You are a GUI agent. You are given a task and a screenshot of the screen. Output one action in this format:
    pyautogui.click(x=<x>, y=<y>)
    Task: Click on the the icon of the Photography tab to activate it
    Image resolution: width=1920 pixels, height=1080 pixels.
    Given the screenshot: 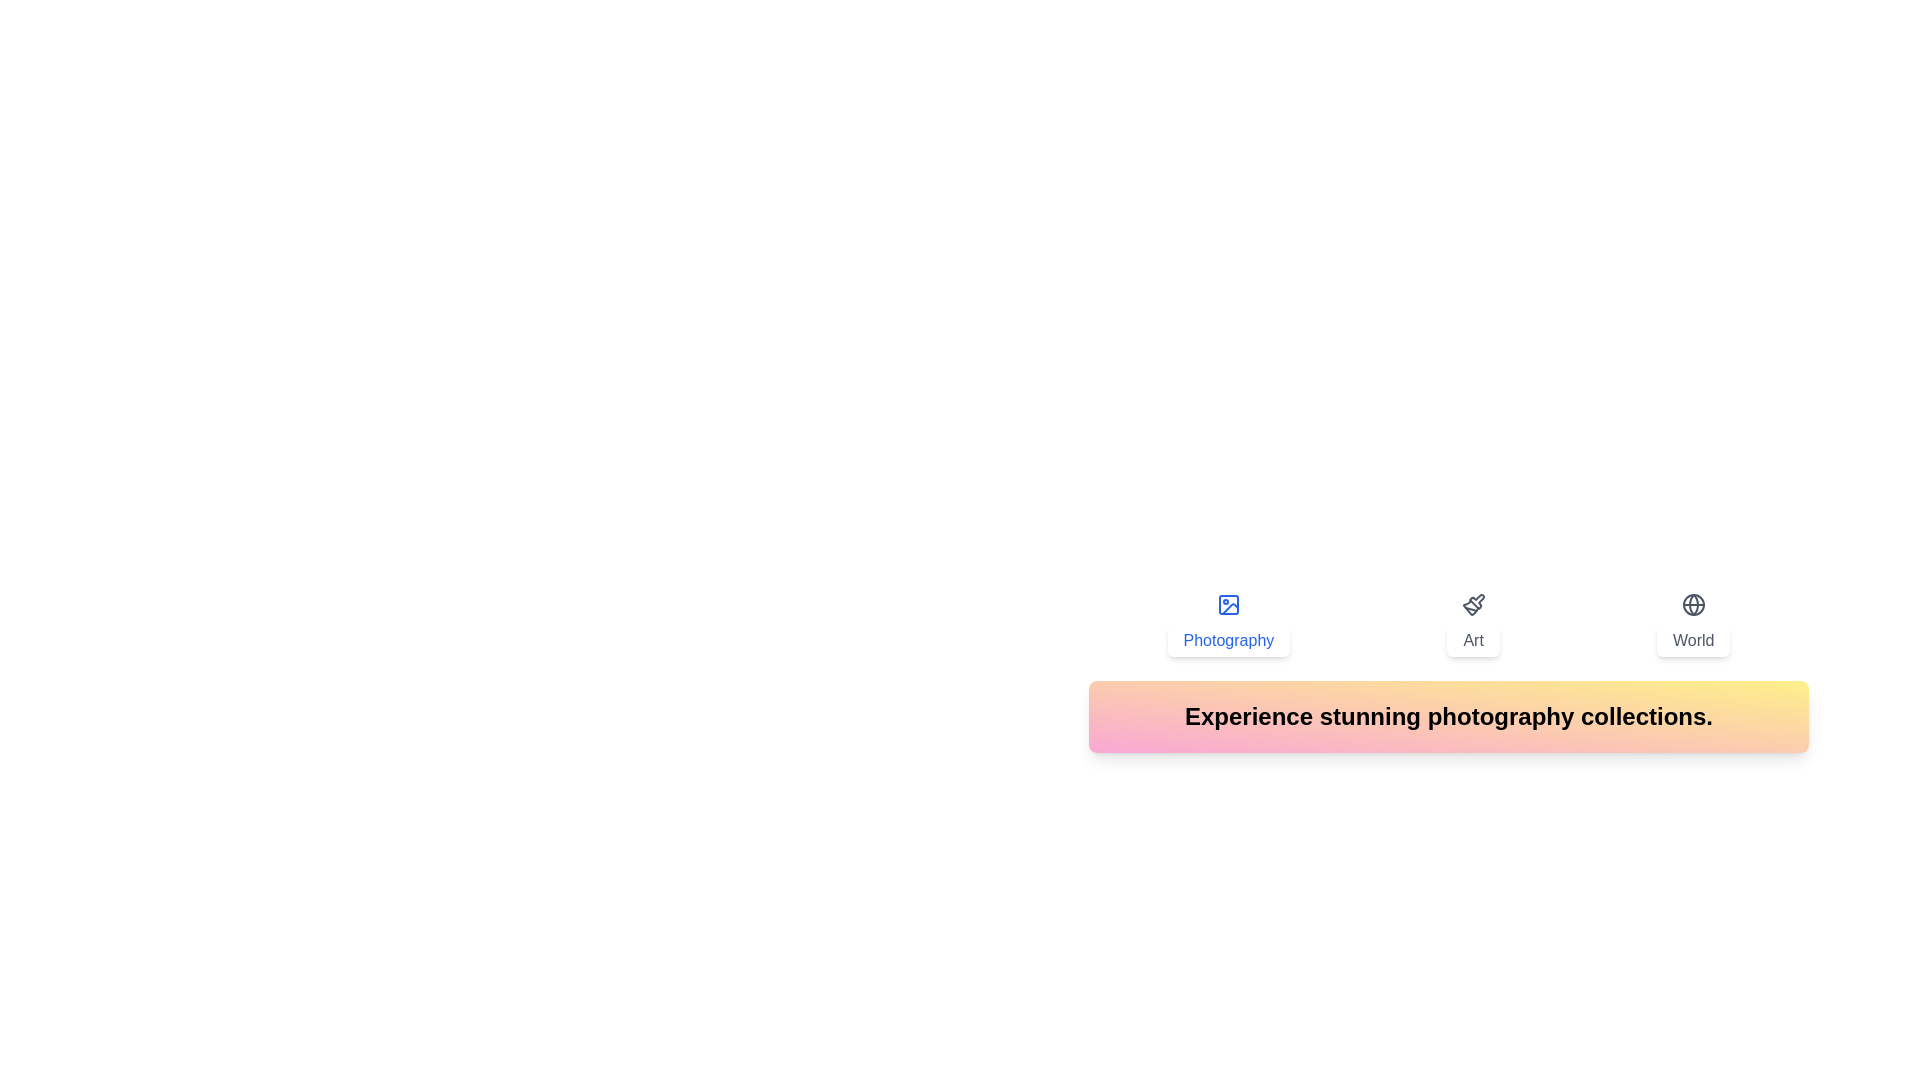 What is the action you would take?
    pyautogui.click(x=1227, y=604)
    